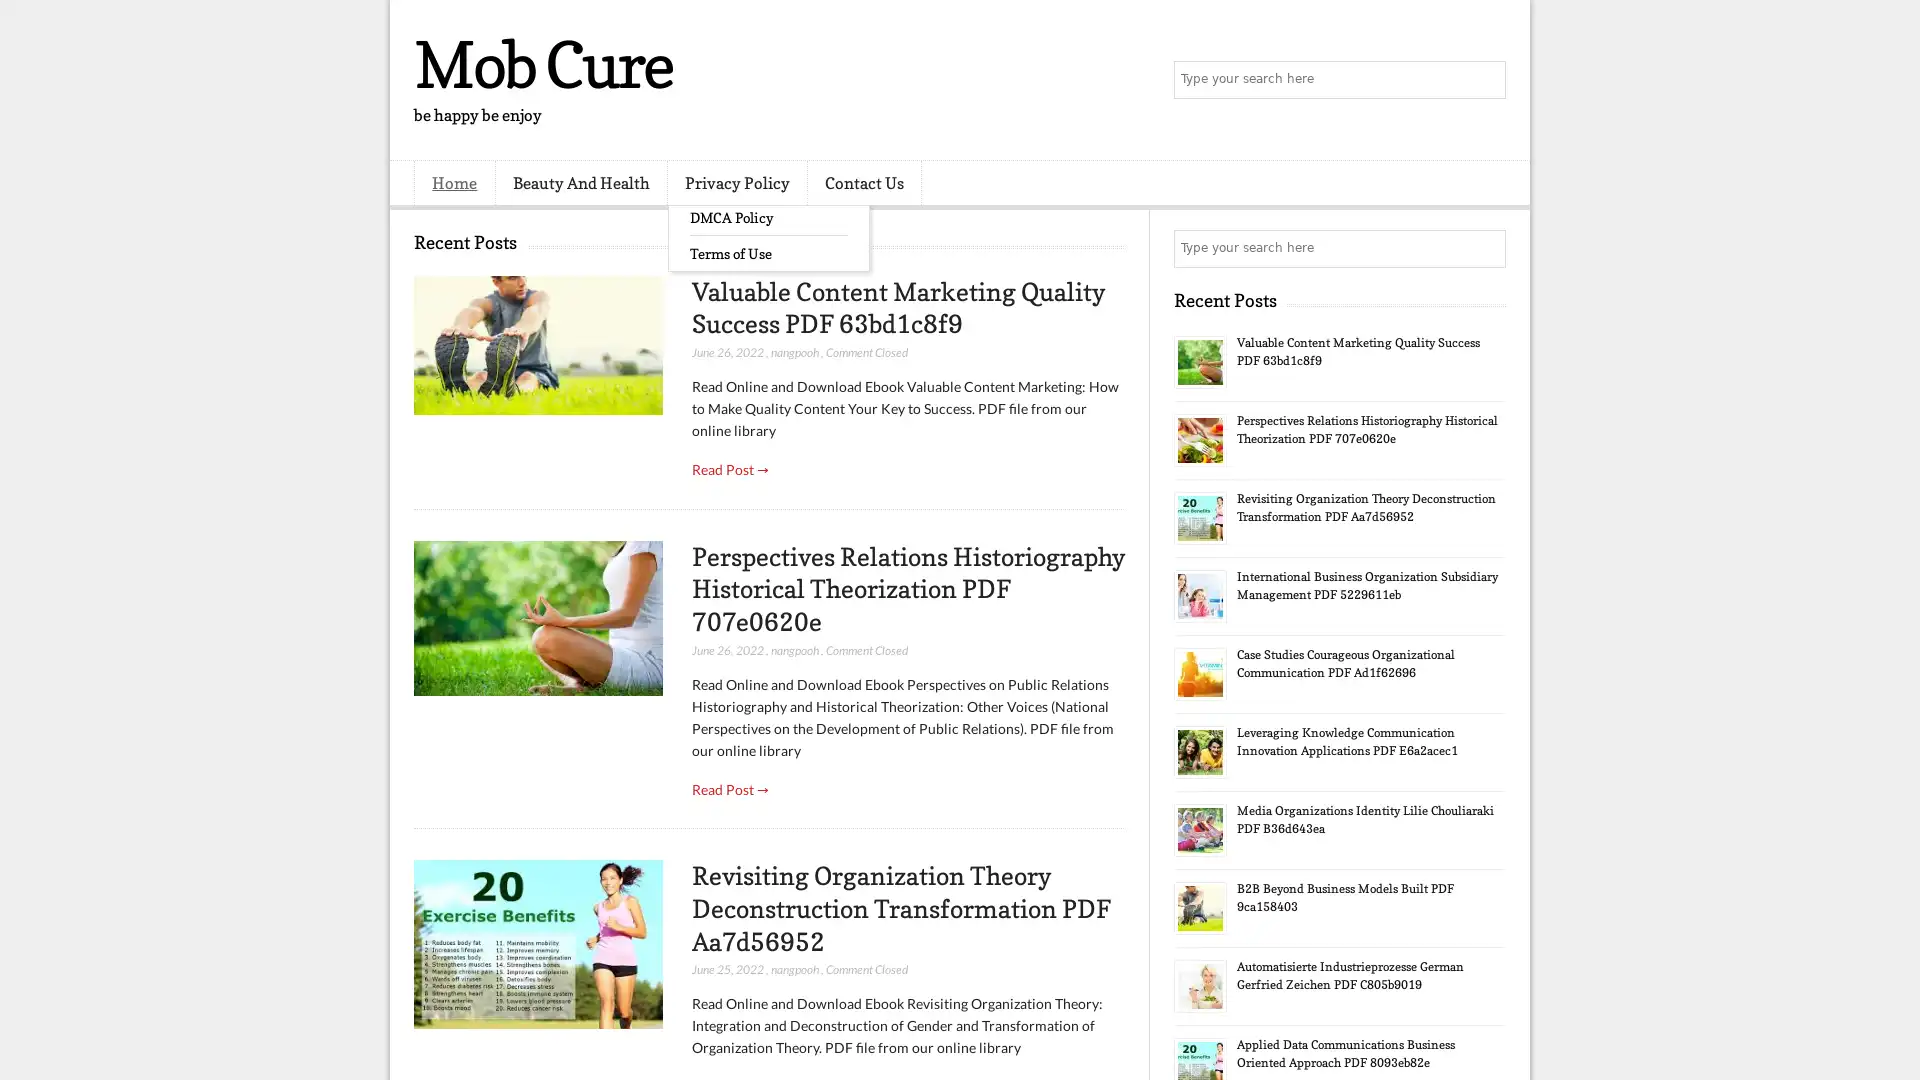  Describe the element at coordinates (1485, 248) in the screenshot. I see `Search` at that location.